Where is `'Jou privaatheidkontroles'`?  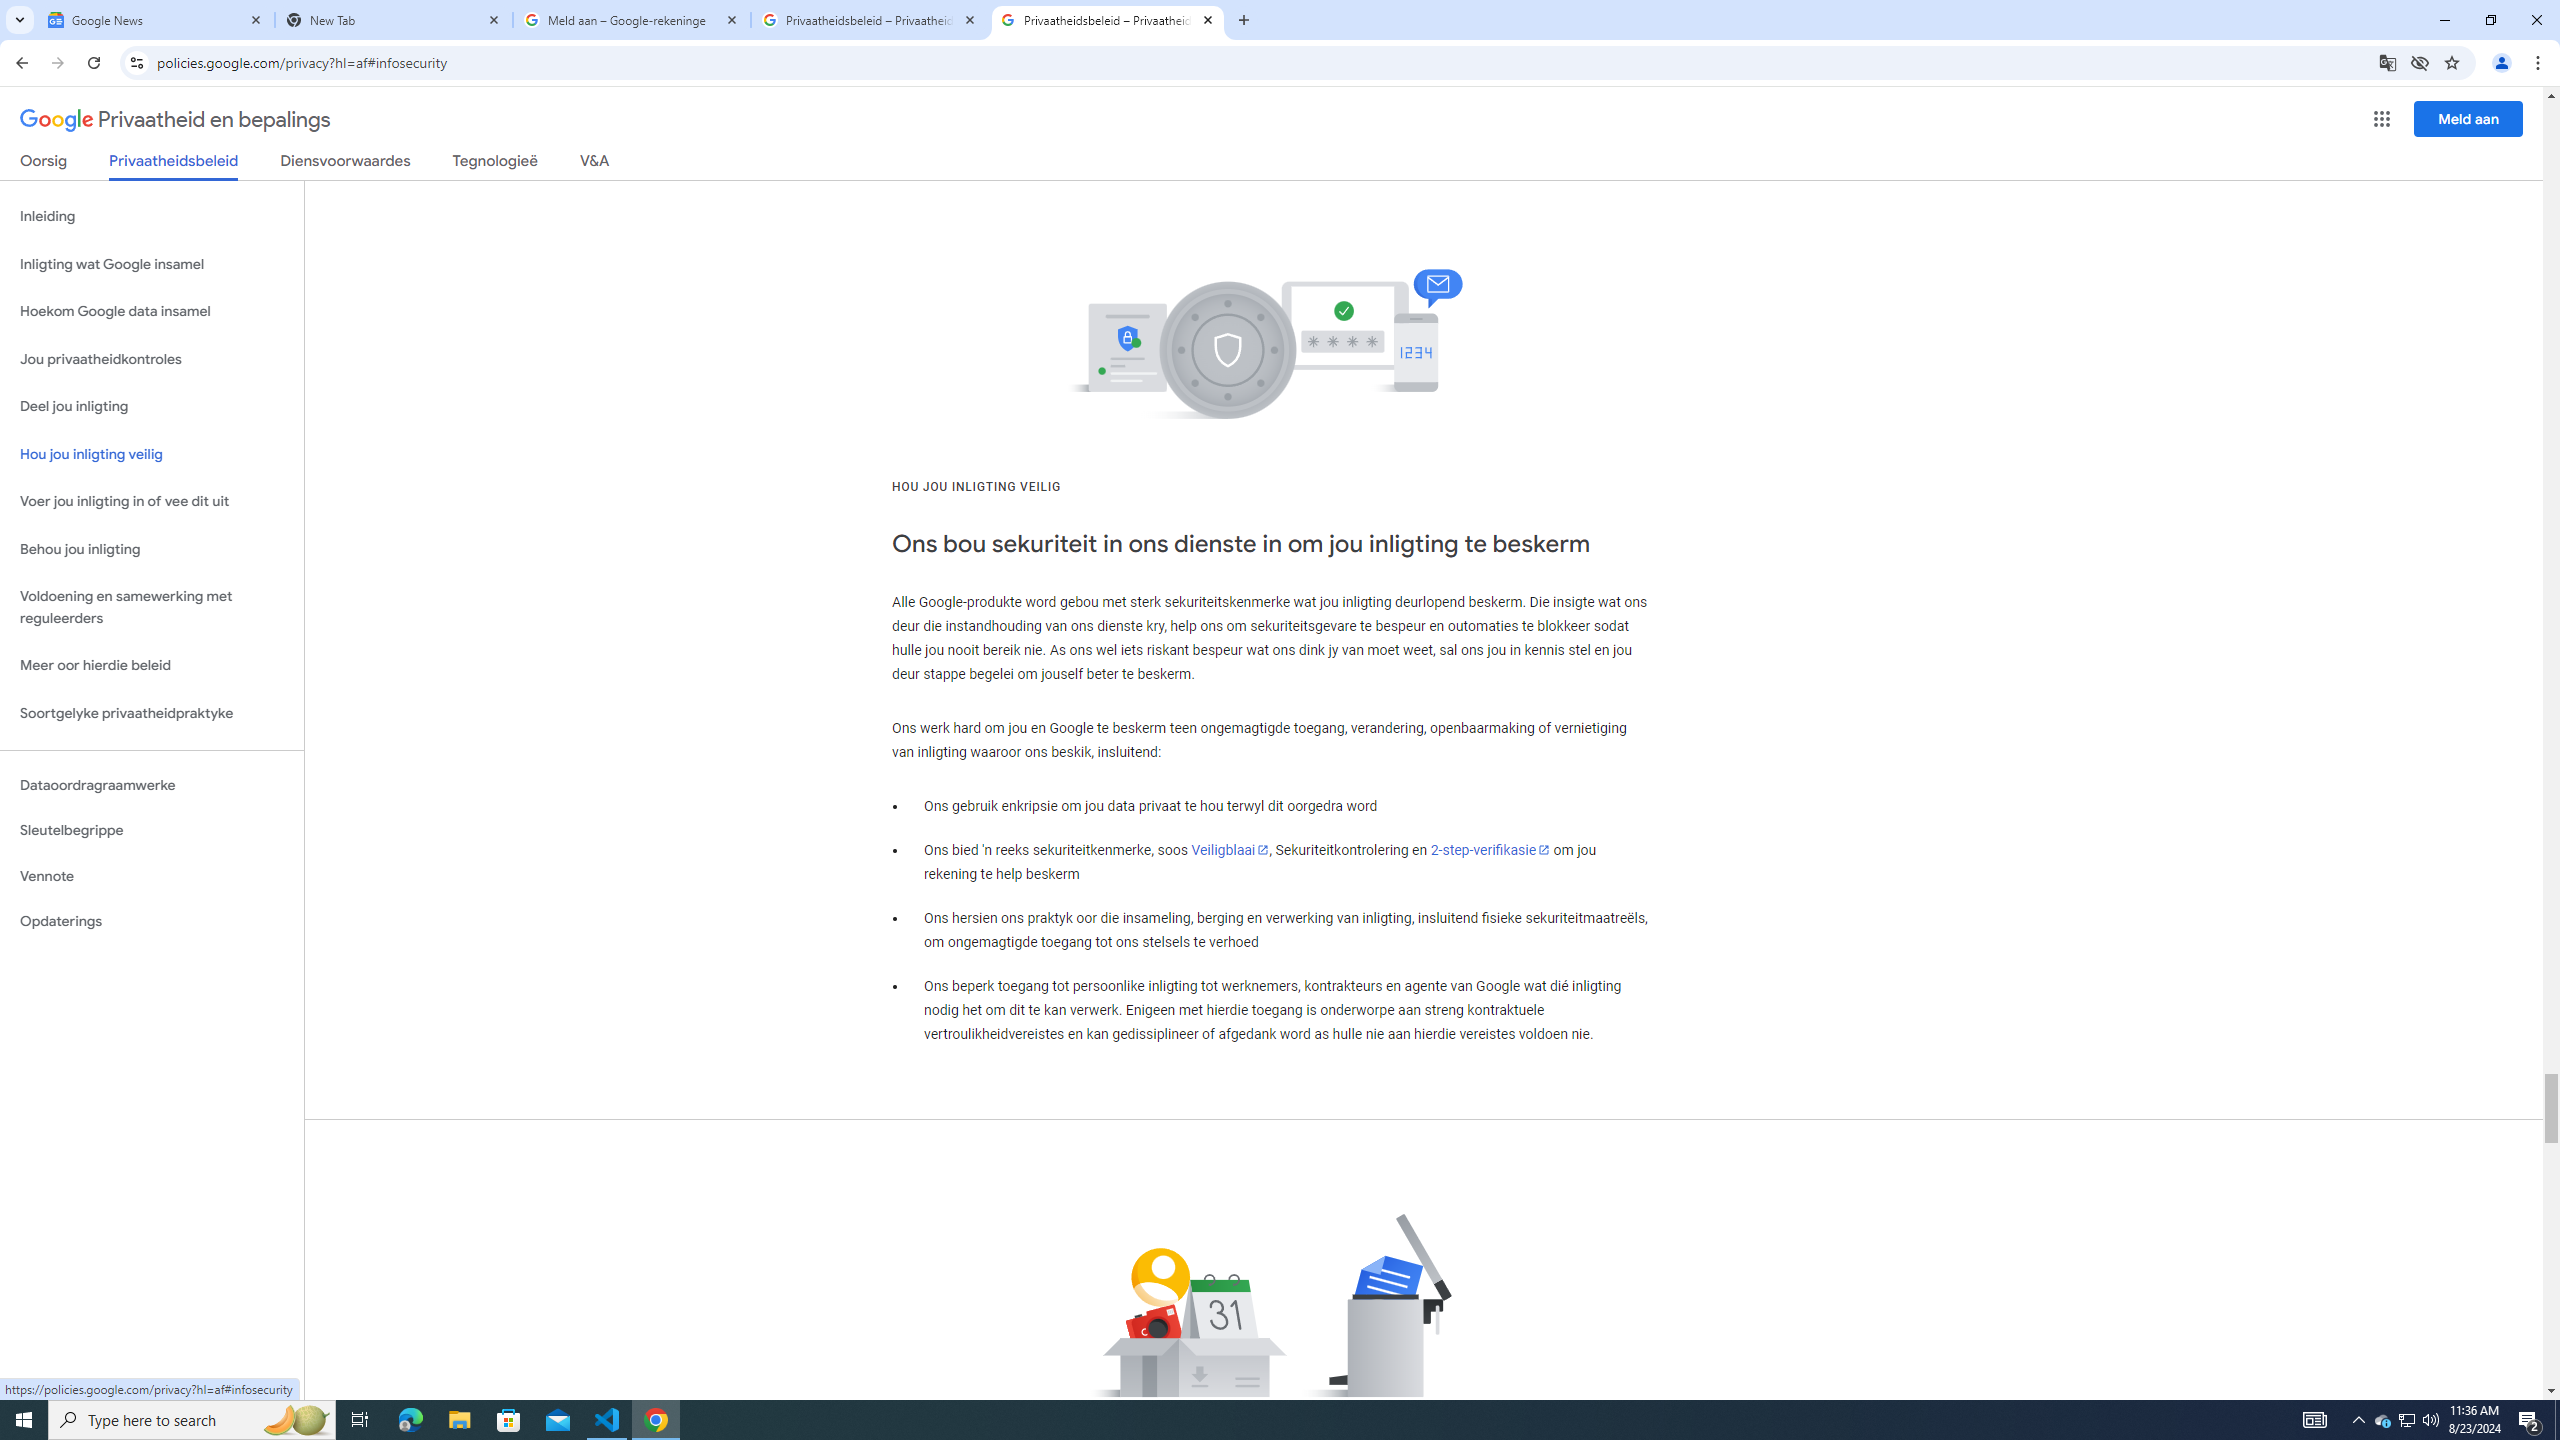 'Jou privaatheidkontroles' is located at coordinates (151, 360).